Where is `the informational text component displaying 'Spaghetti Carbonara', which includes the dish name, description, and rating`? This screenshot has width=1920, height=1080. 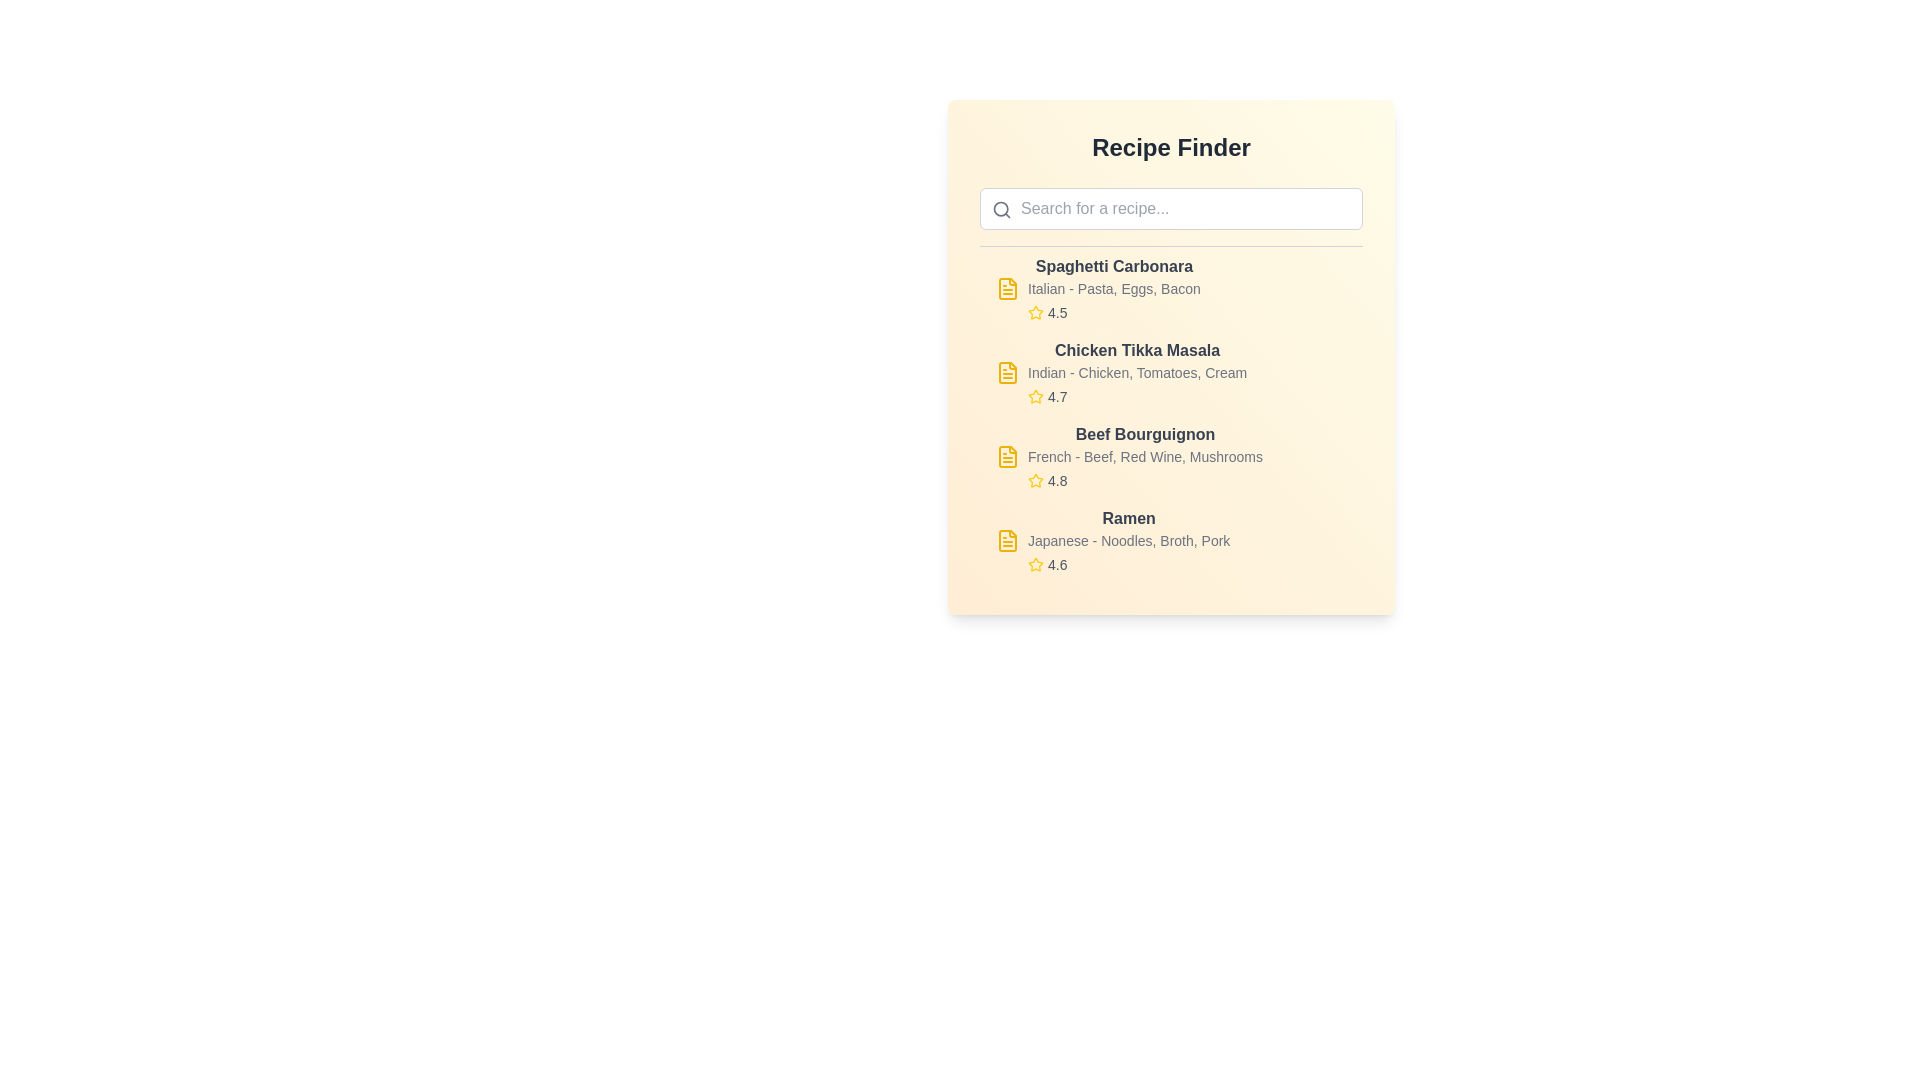
the informational text component displaying 'Spaghetti Carbonara', which includes the dish name, description, and rating is located at coordinates (1113, 289).